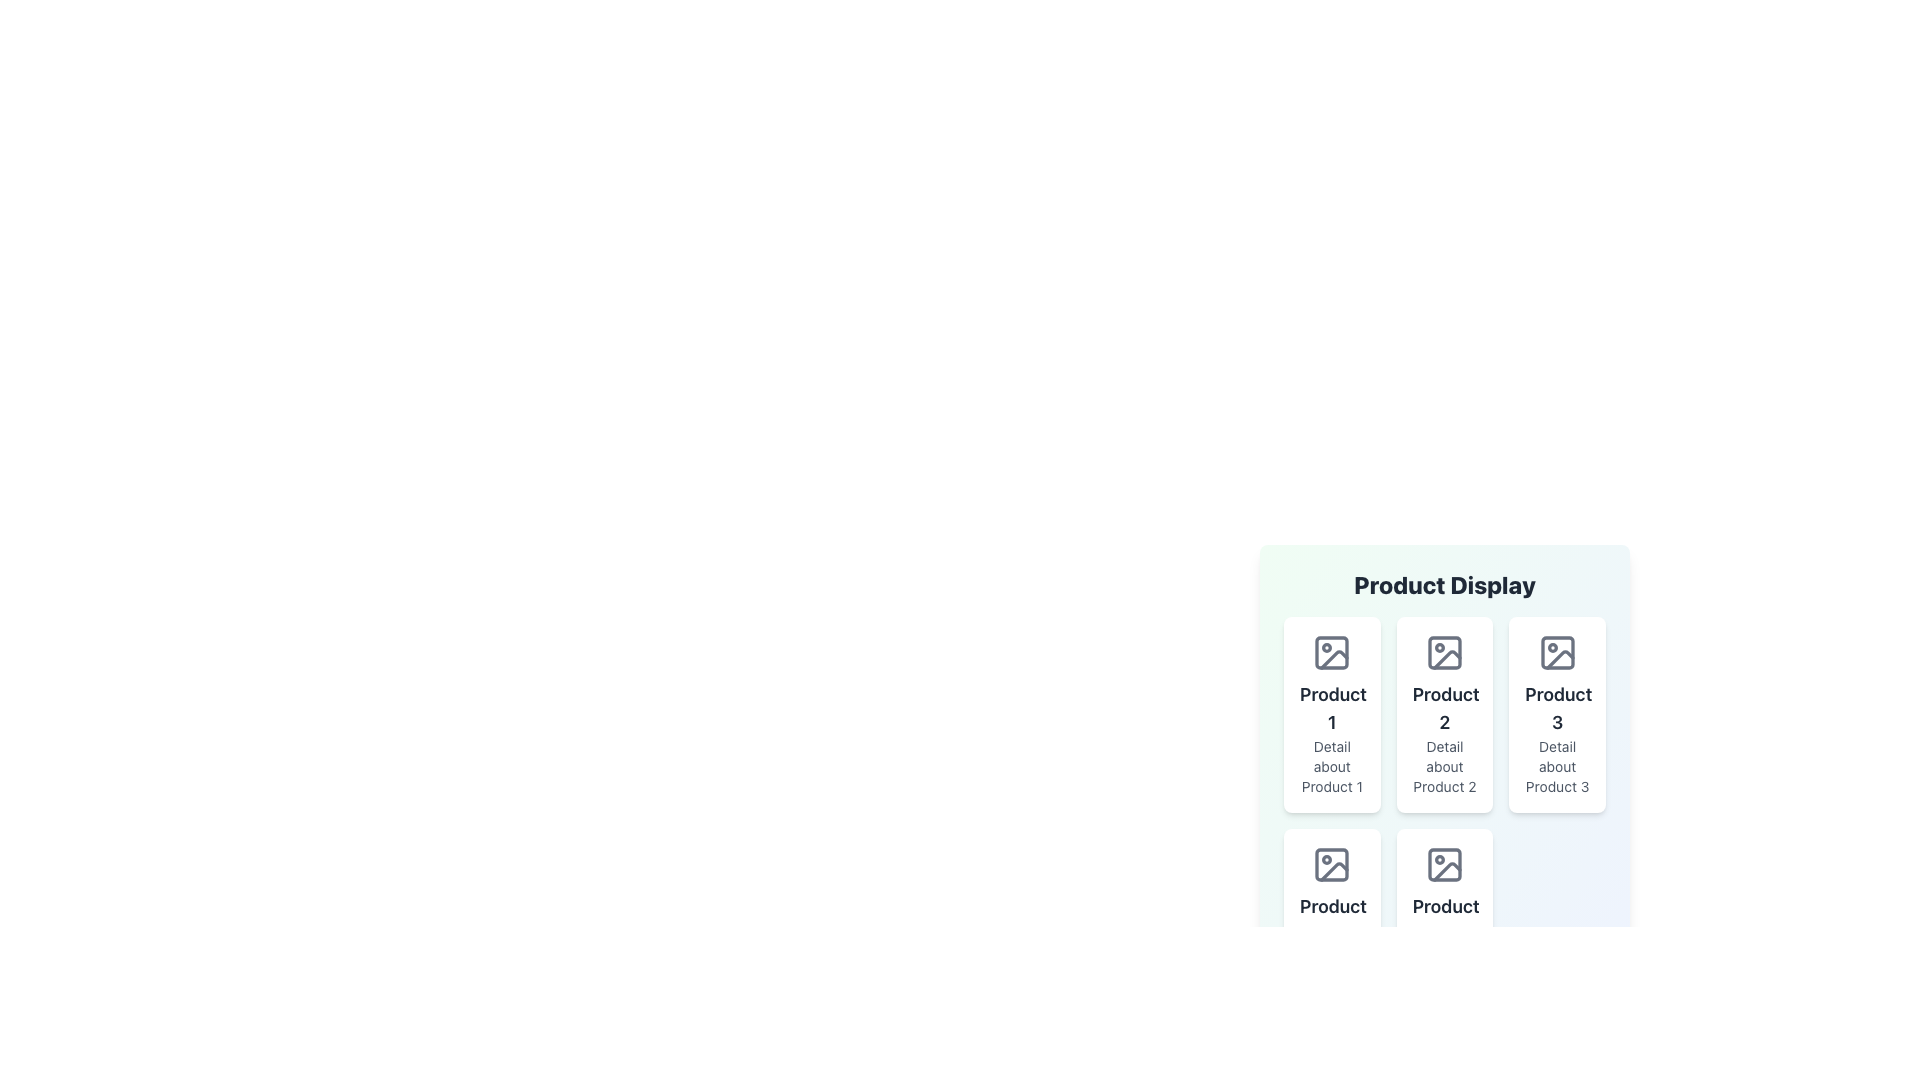 Image resolution: width=1920 pixels, height=1080 pixels. What do you see at coordinates (1444, 652) in the screenshot?
I see `the image placeholder icon in the 'Product 2' section, which is located above the text 'Product 2' and 'Detail about Product 2'` at bounding box center [1444, 652].